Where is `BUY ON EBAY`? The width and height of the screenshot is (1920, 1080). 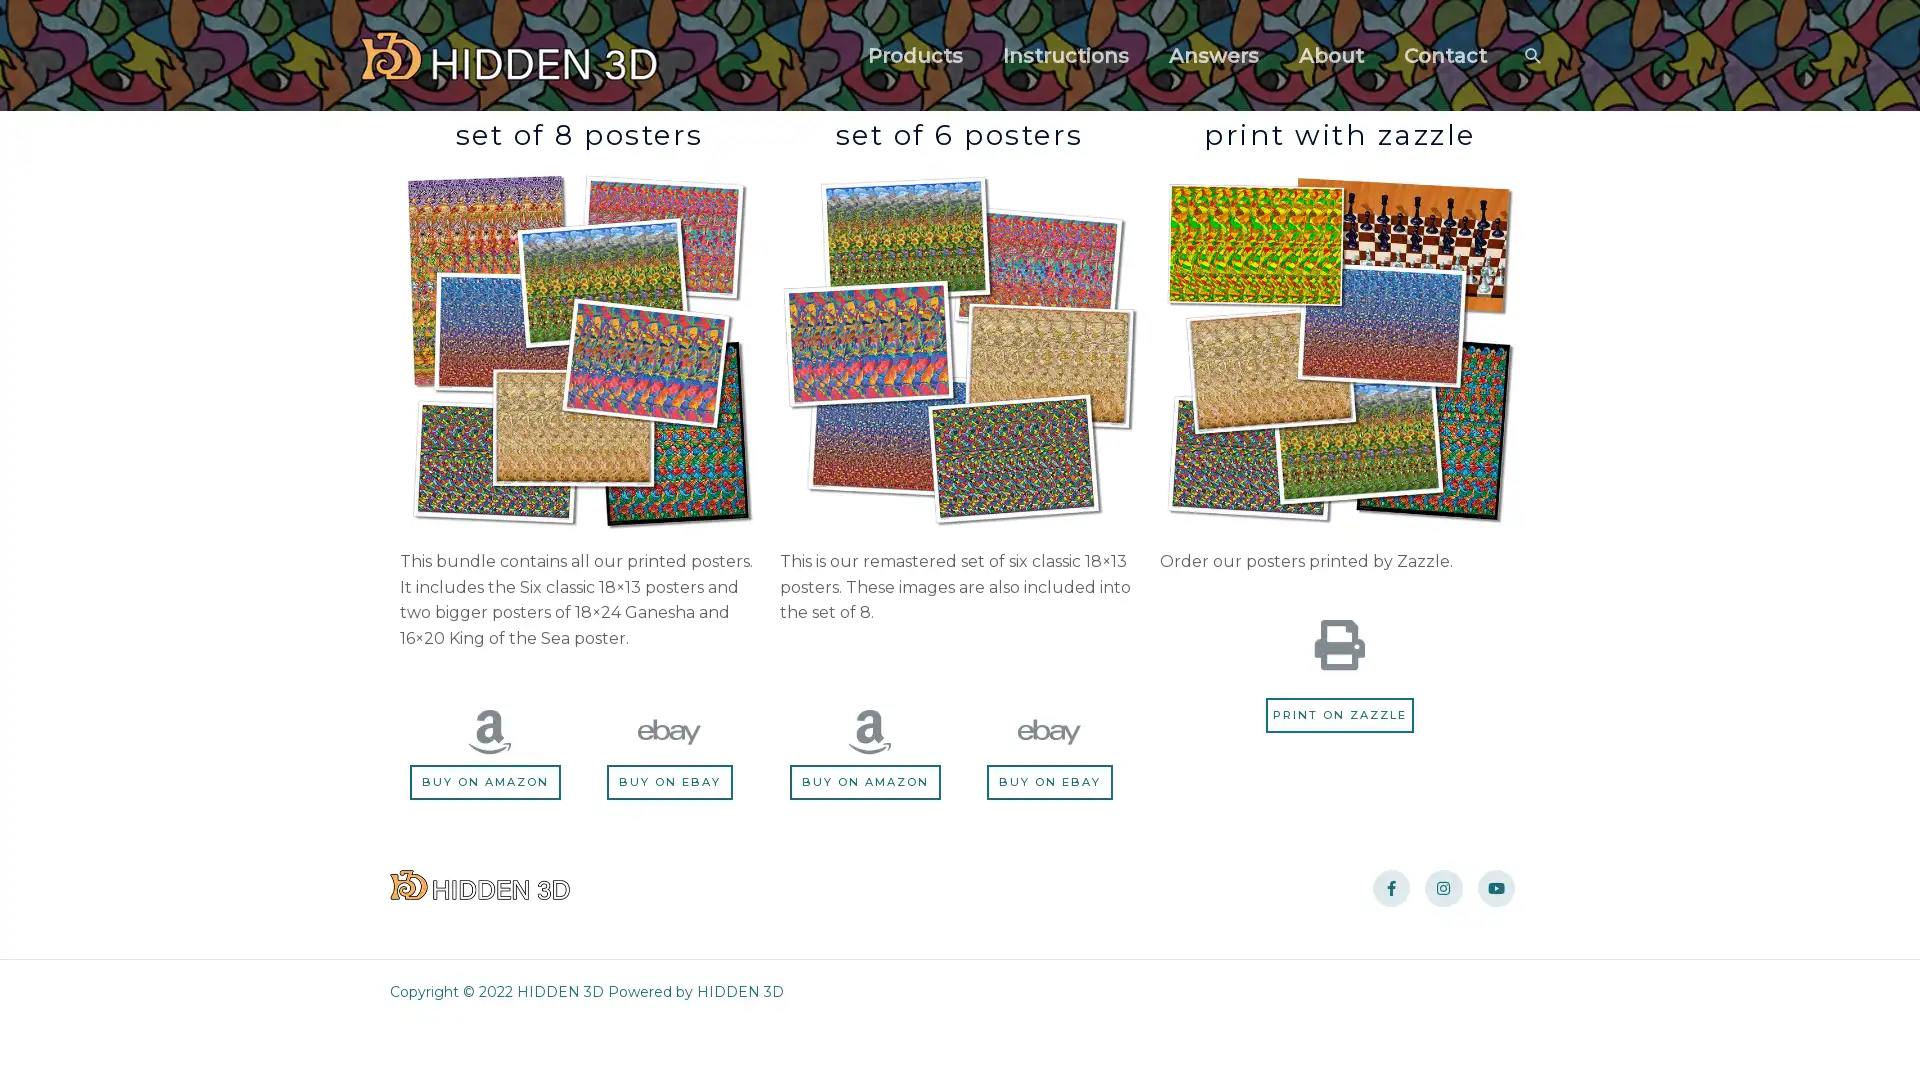 BUY ON EBAY is located at coordinates (1048, 781).